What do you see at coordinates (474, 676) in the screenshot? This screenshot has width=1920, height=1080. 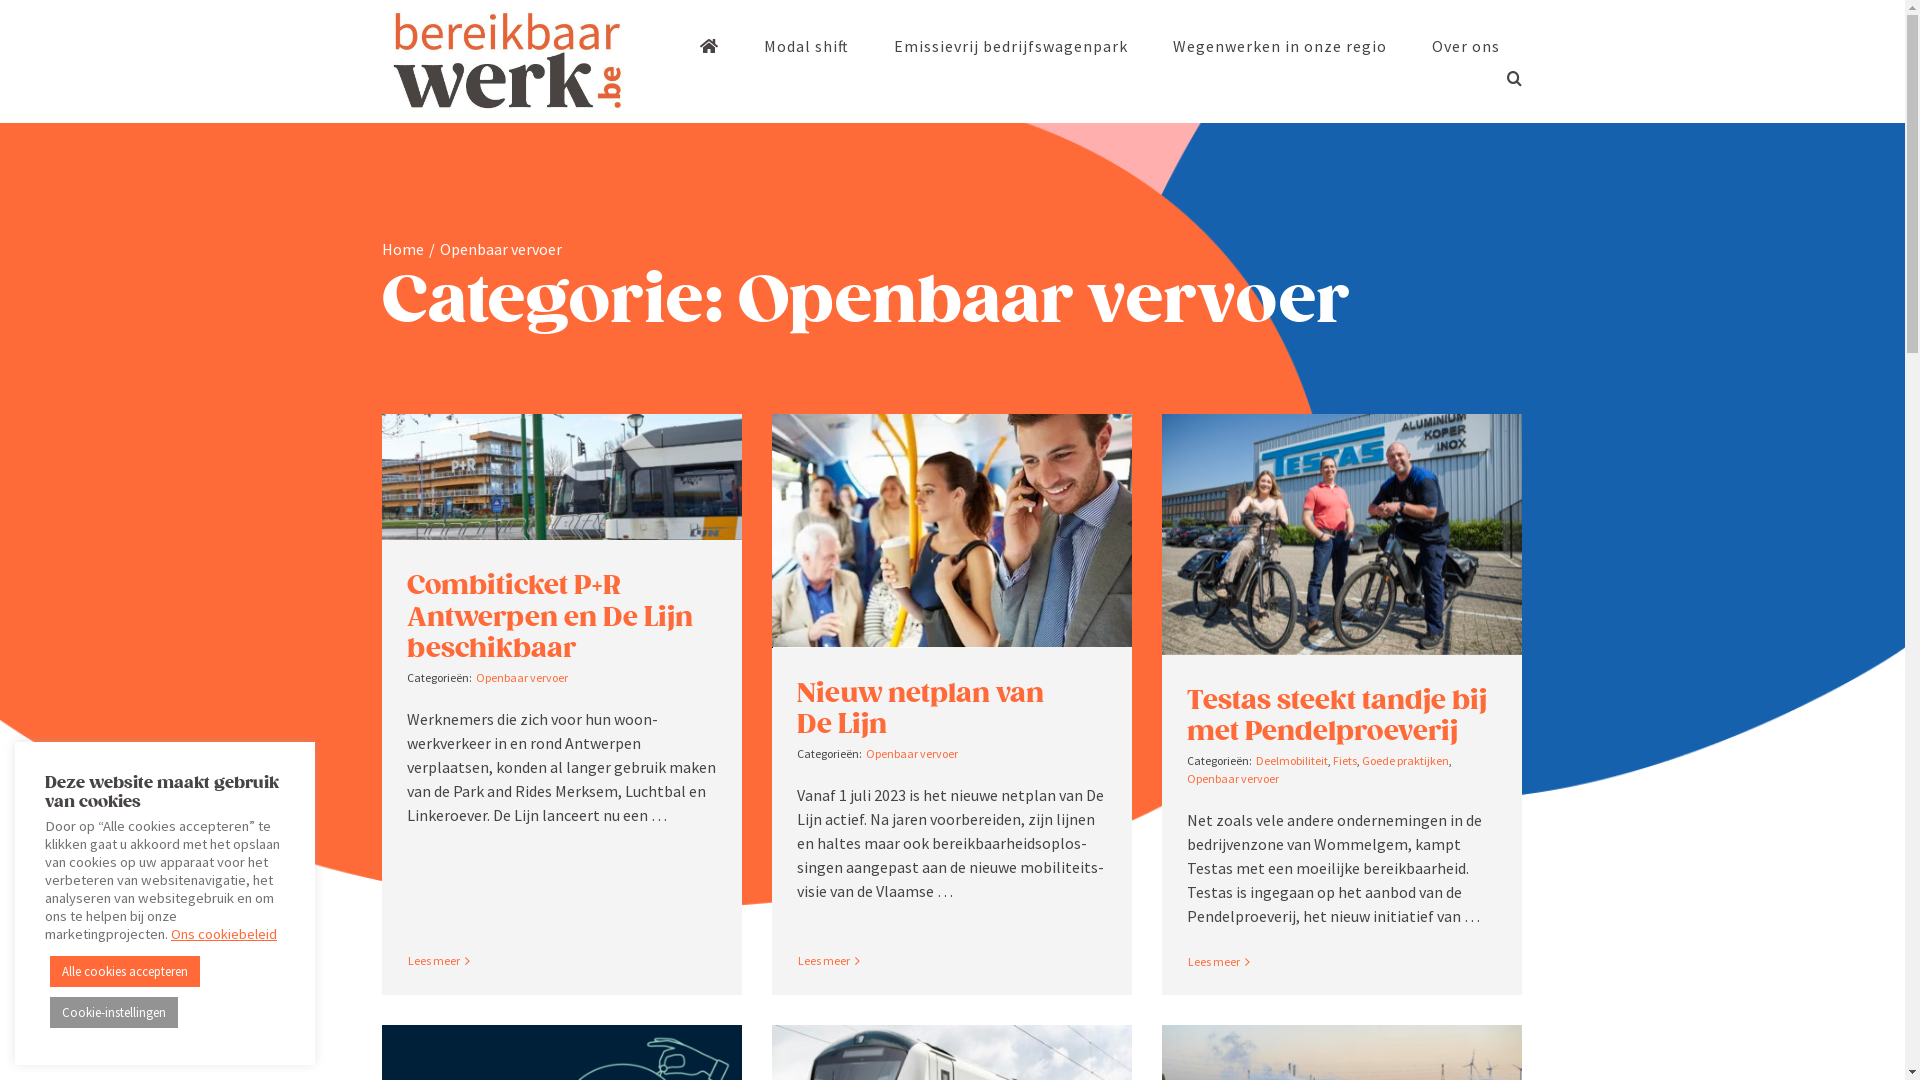 I see `'Openbaar vervoer'` at bounding box center [474, 676].